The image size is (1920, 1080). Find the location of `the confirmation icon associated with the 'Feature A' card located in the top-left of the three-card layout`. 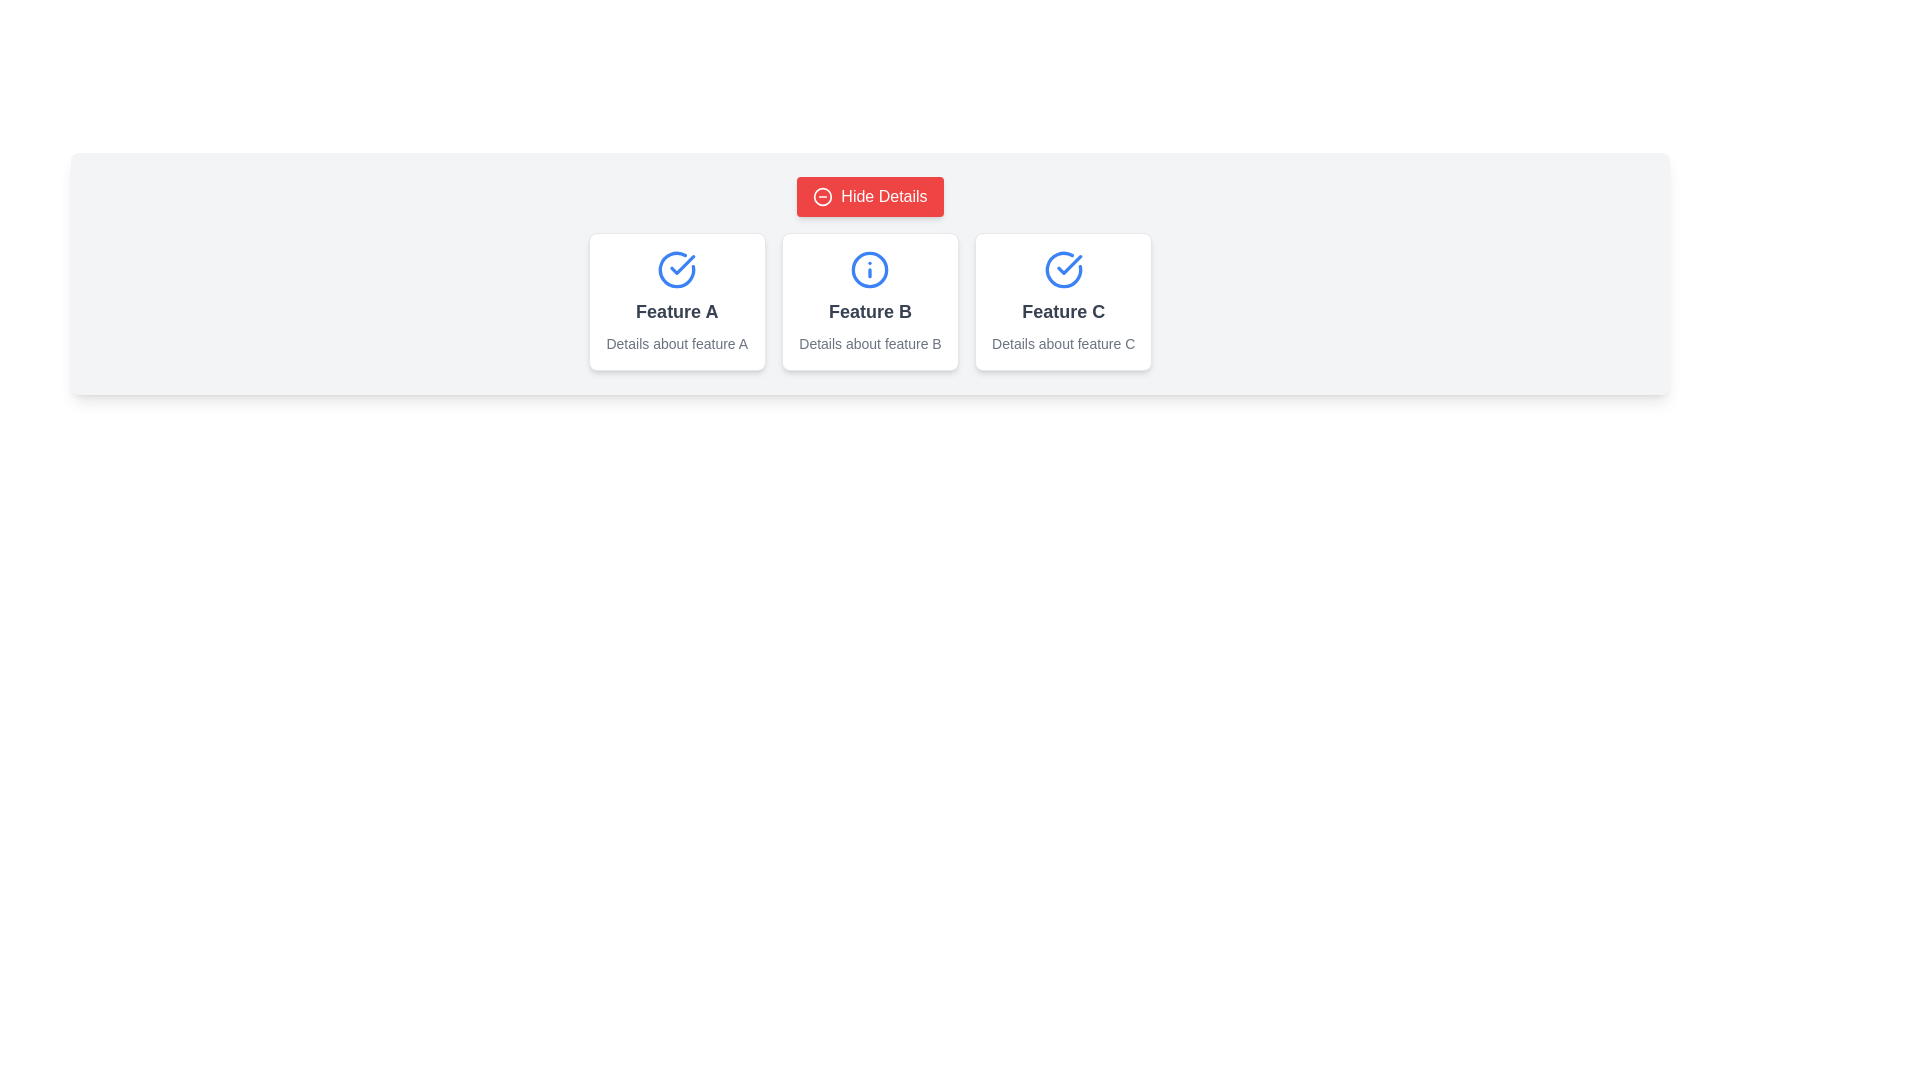

the confirmation icon associated with the 'Feature A' card located in the top-left of the three-card layout is located at coordinates (1068, 264).